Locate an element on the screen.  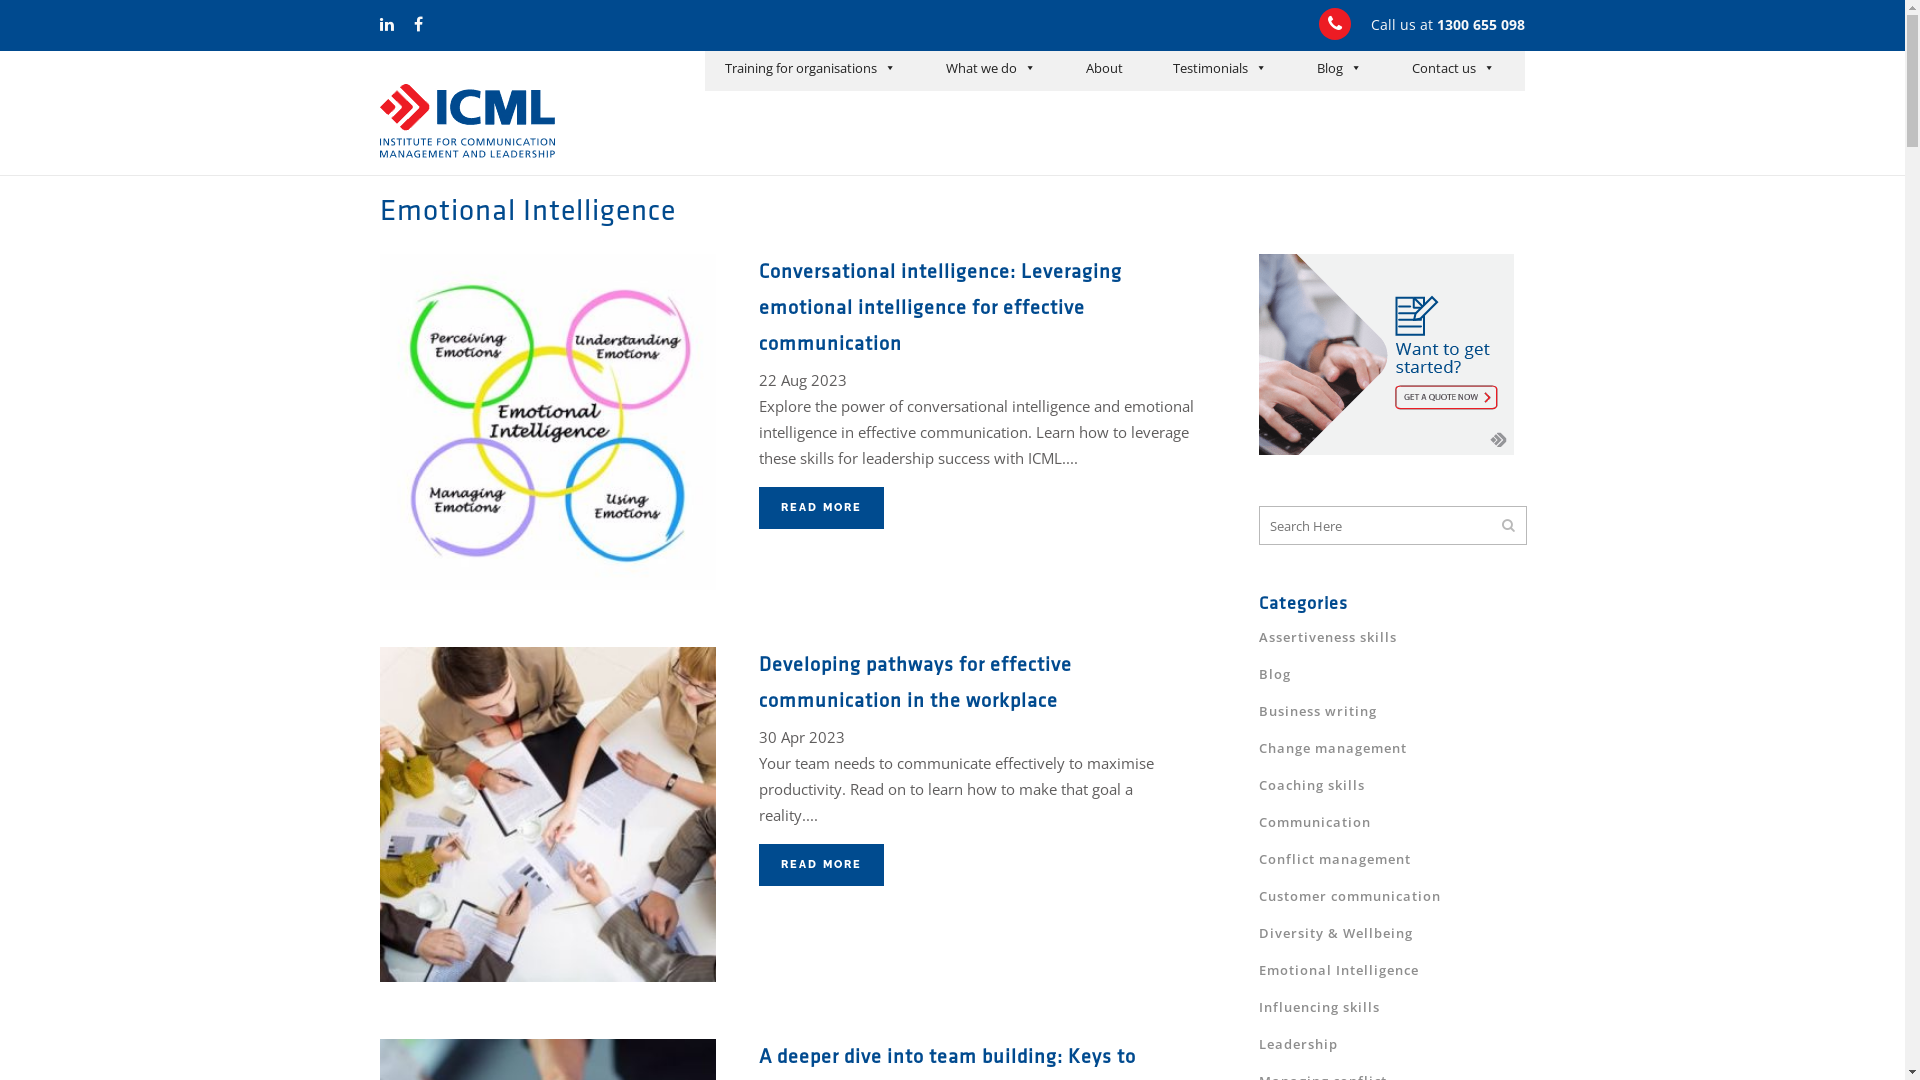
'Coaching skills' is located at coordinates (1311, 784).